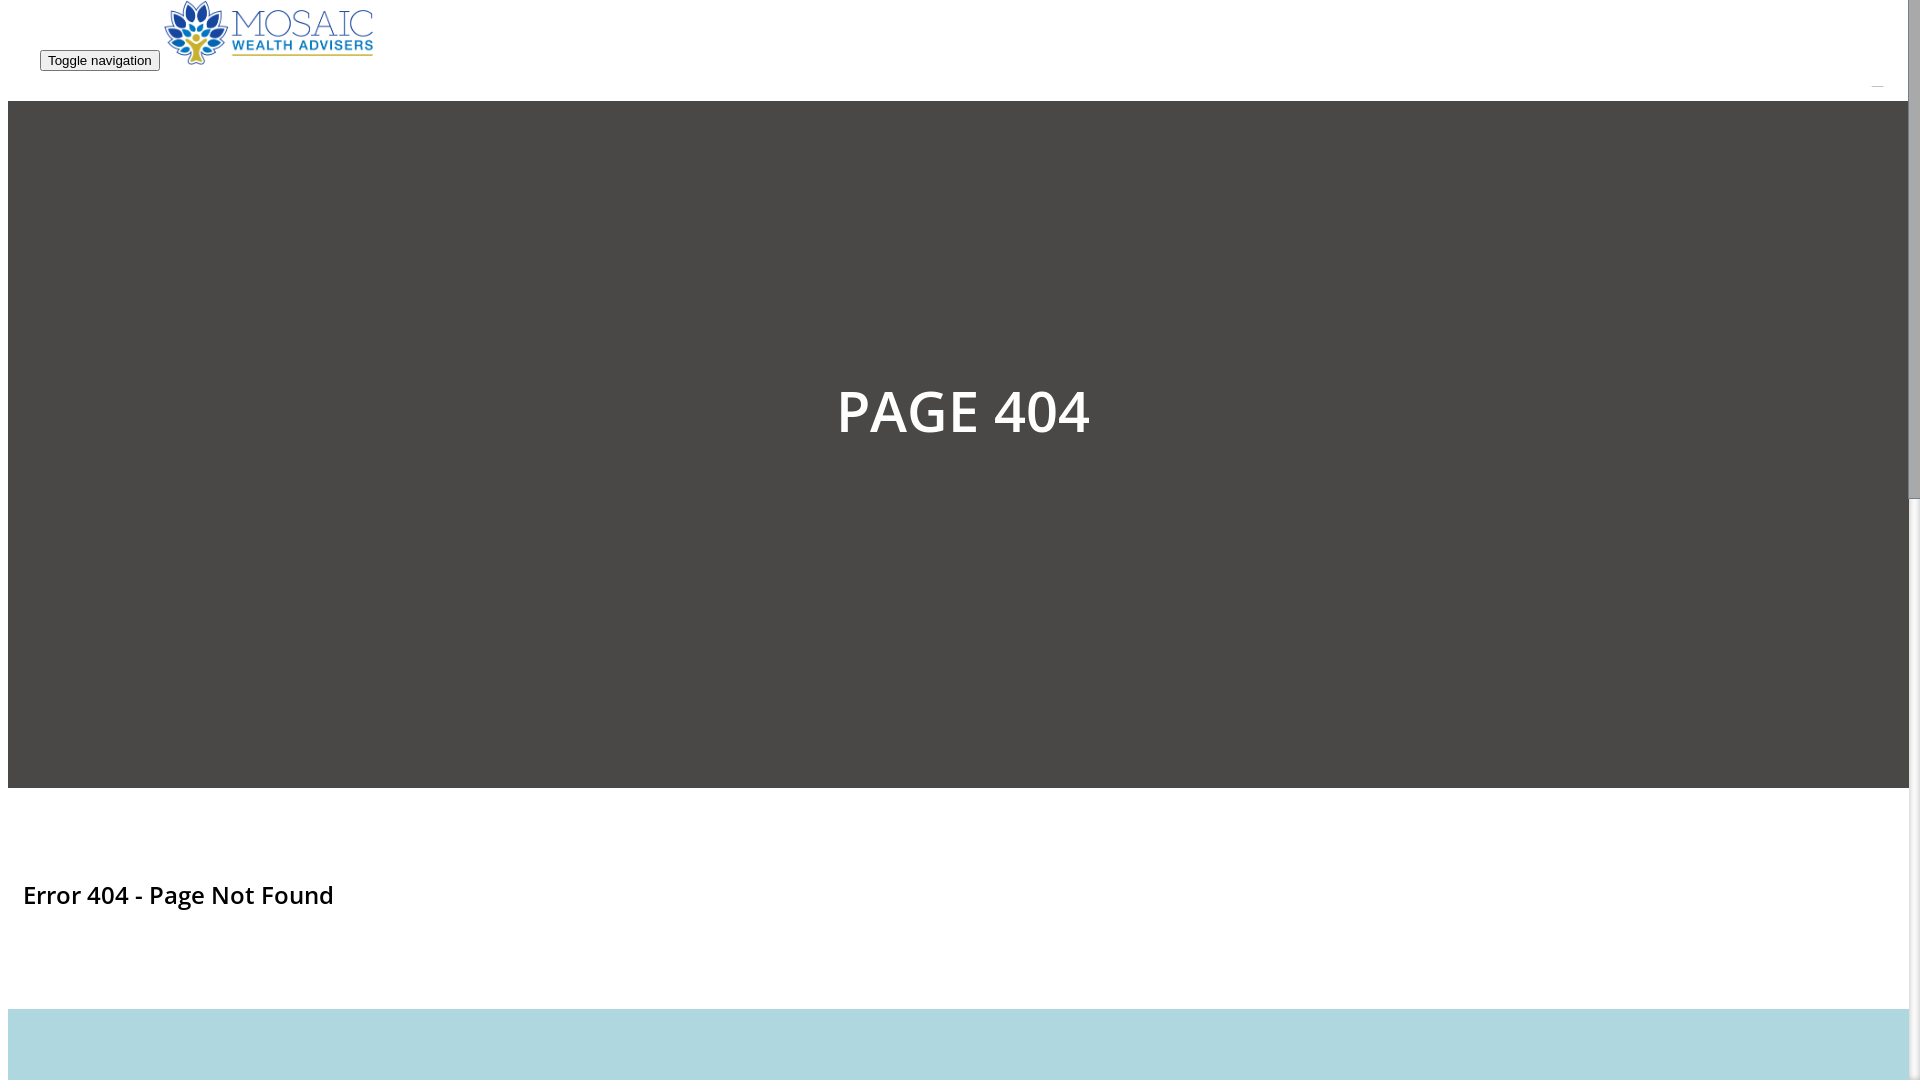 Image resolution: width=1920 pixels, height=1080 pixels. Describe the element at coordinates (1415, 520) in the screenshot. I see `'Contact us'` at that location.